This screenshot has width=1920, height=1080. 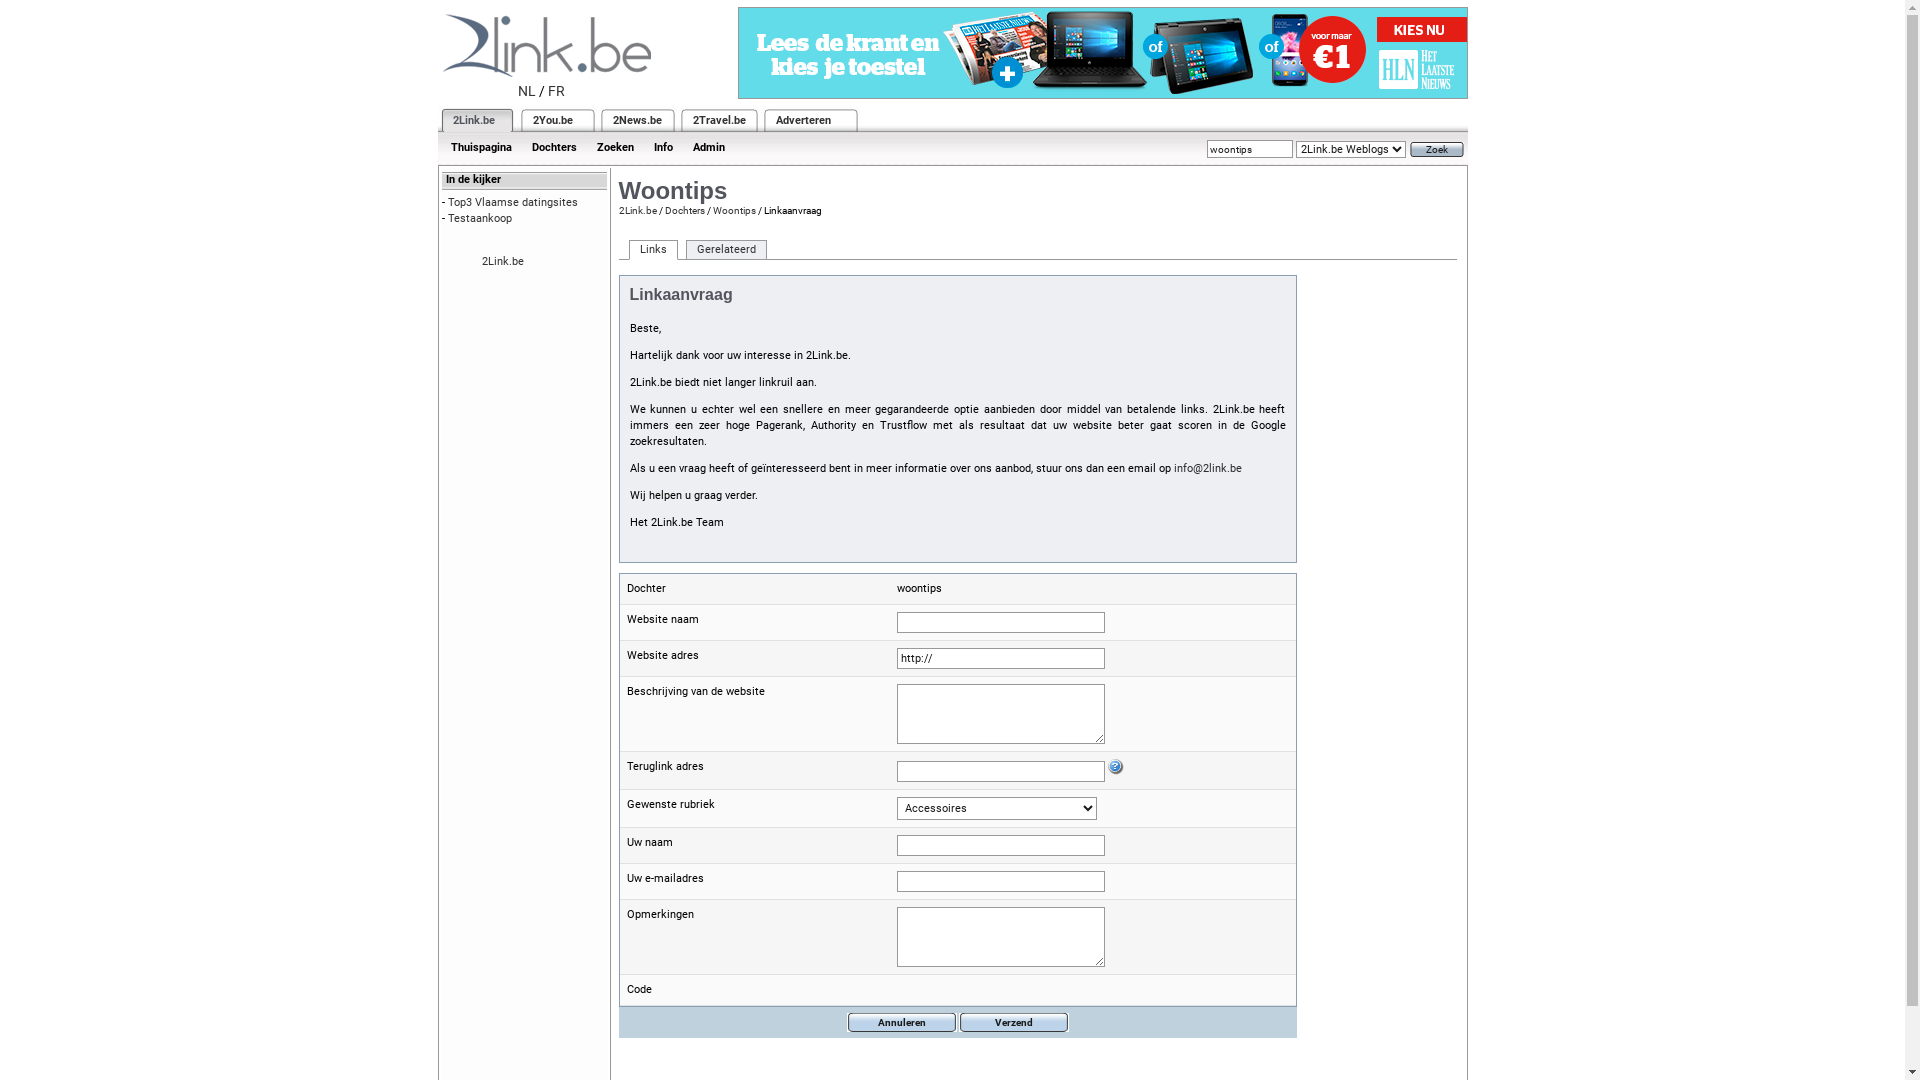 I want to click on 'Zoeken', so click(x=613, y=146).